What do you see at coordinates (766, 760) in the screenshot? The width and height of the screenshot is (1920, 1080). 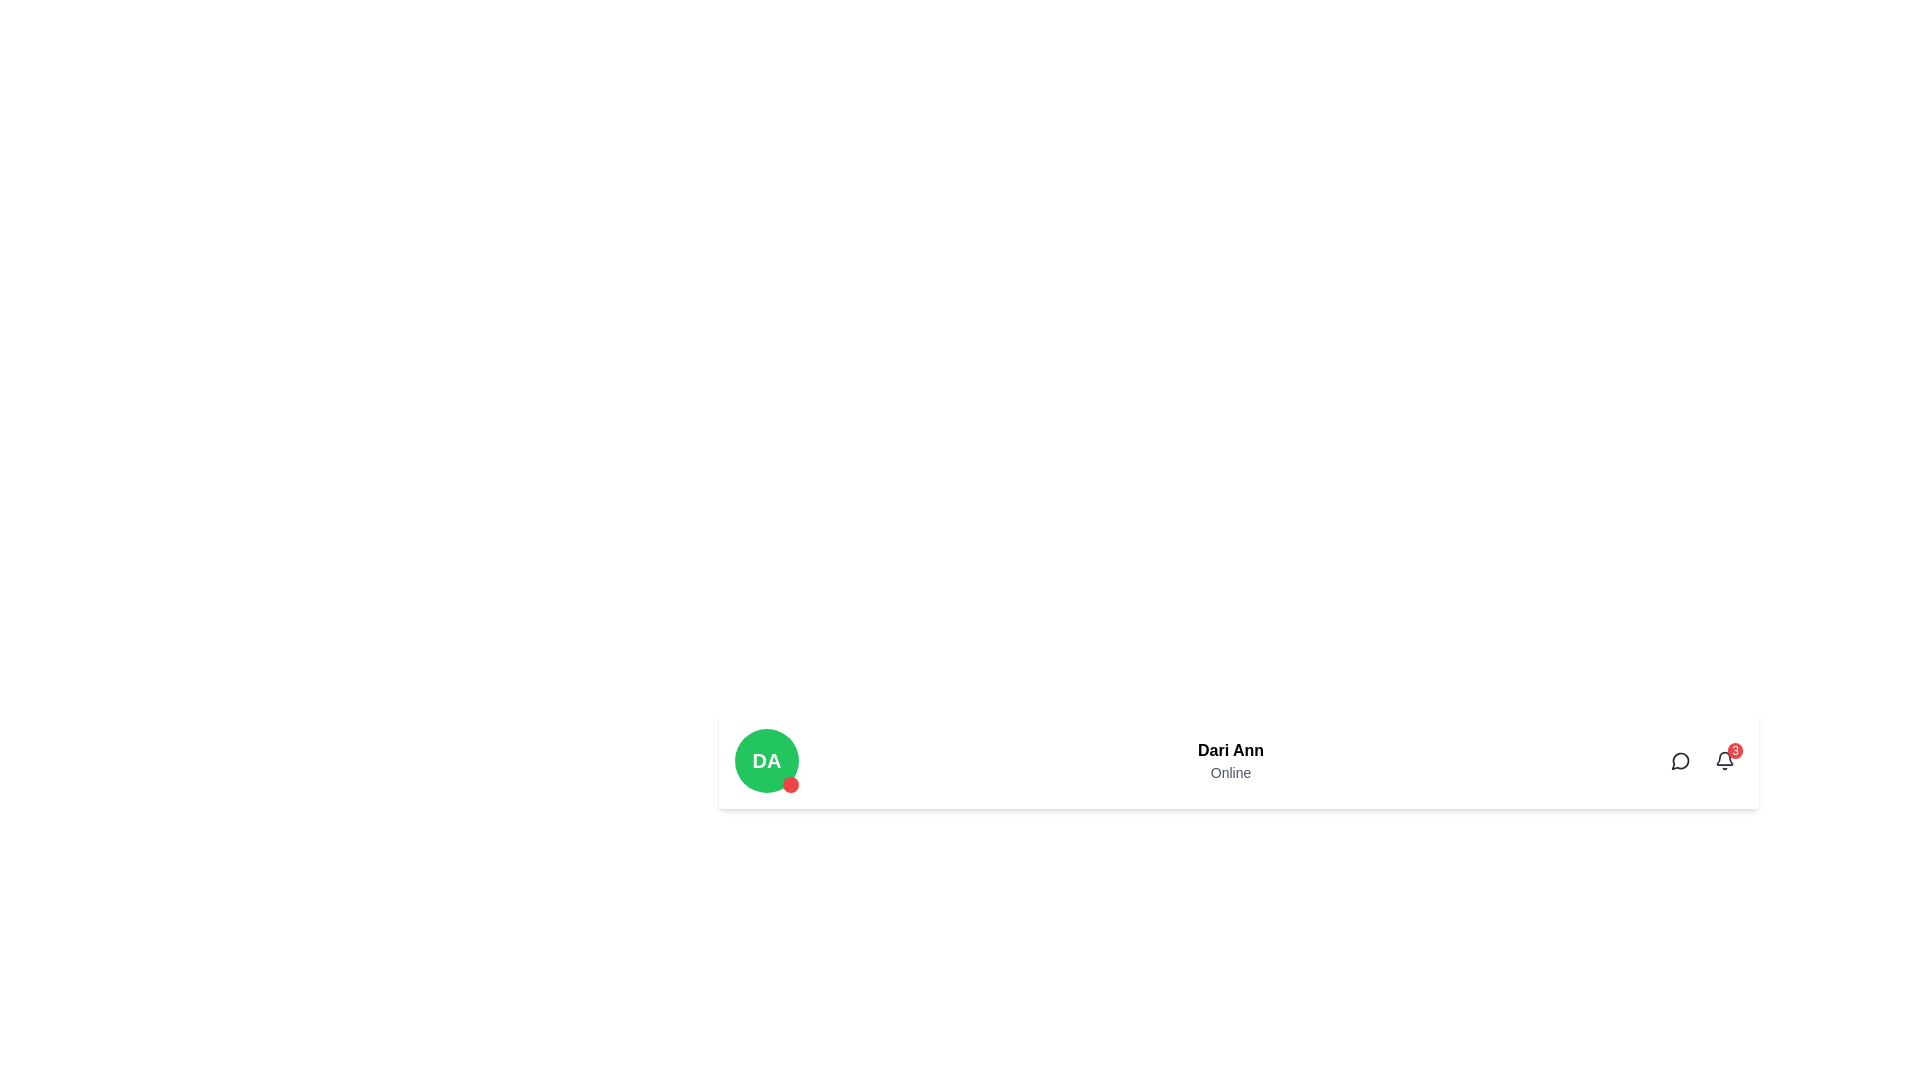 I see `the Text Label that represents a user's initials or profile placeholder, which is located at the center of a green circular background in the bottom-left corner of the interface` at bounding box center [766, 760].